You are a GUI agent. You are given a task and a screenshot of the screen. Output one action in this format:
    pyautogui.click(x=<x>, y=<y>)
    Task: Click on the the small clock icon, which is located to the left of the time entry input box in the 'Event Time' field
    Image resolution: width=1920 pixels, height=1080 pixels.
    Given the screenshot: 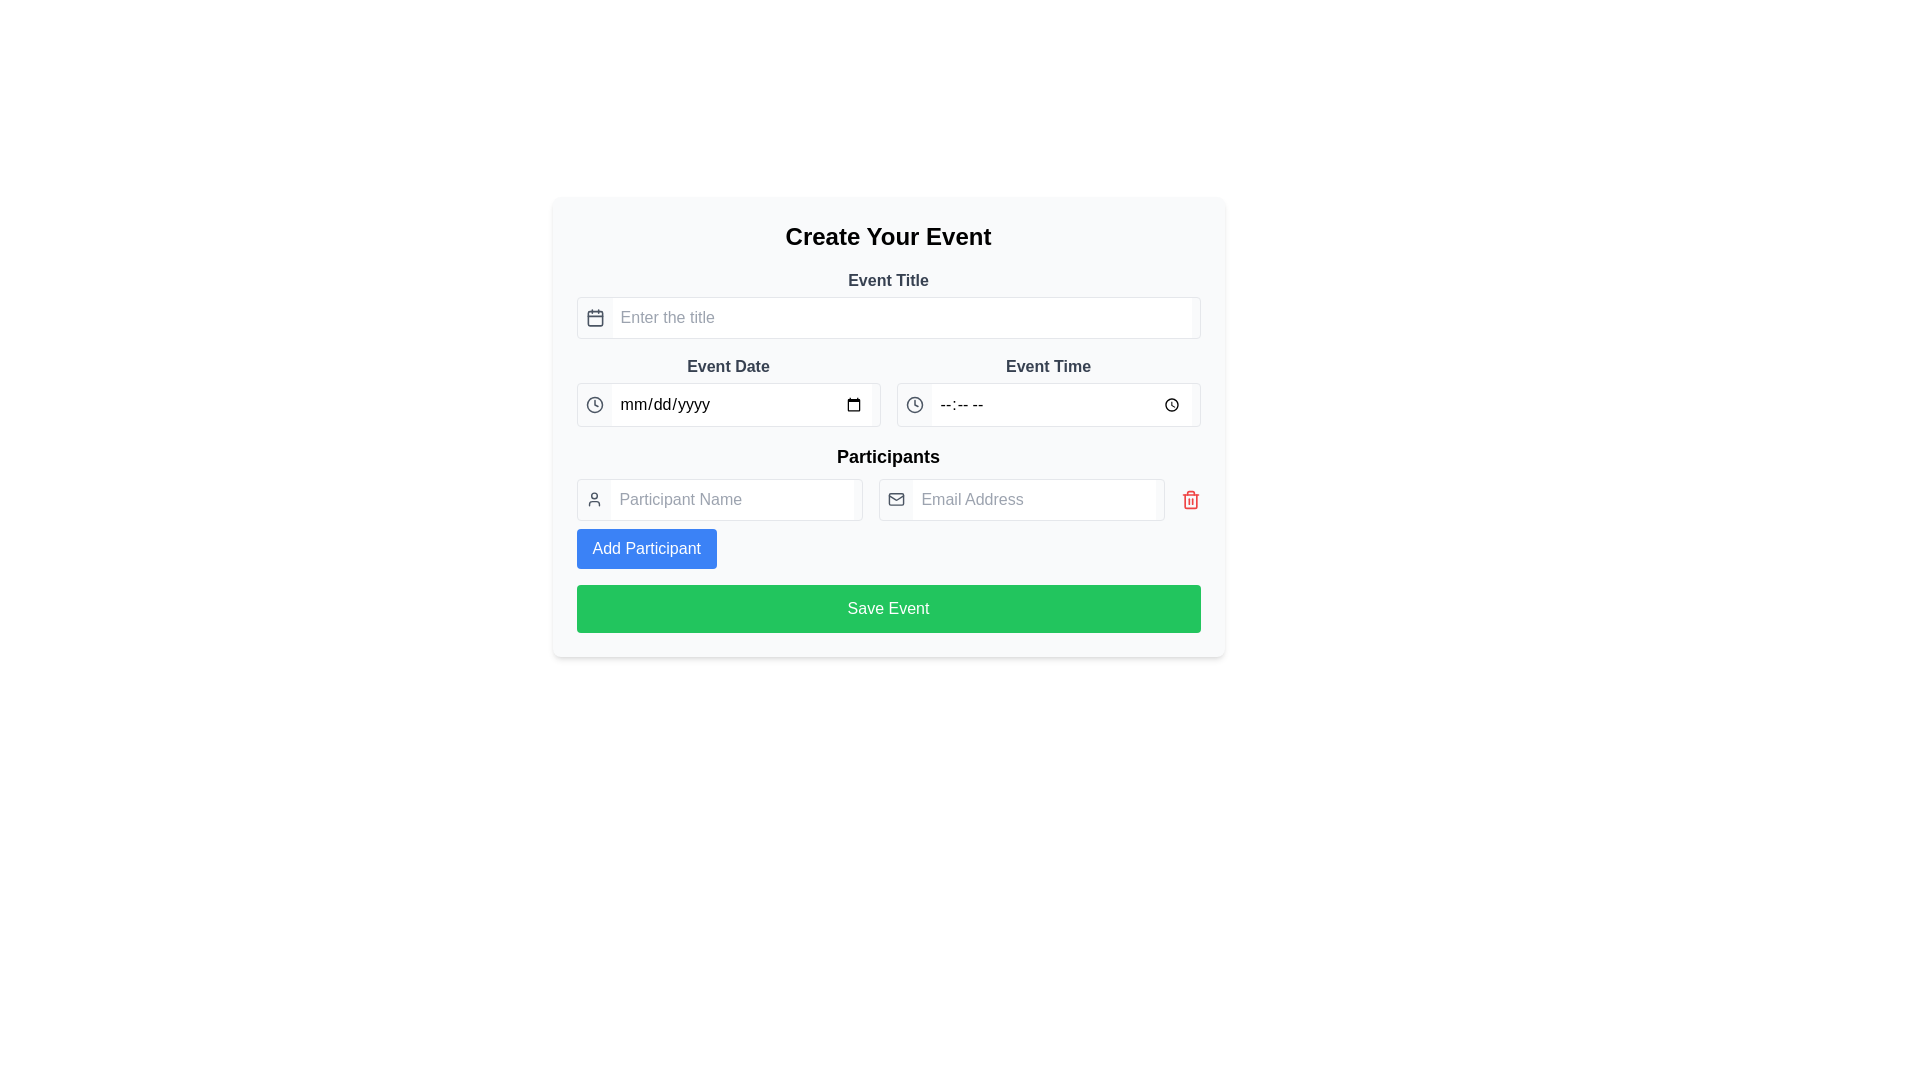 What is the action you would take?
    pyautogui.click(x=913, y=405)
    